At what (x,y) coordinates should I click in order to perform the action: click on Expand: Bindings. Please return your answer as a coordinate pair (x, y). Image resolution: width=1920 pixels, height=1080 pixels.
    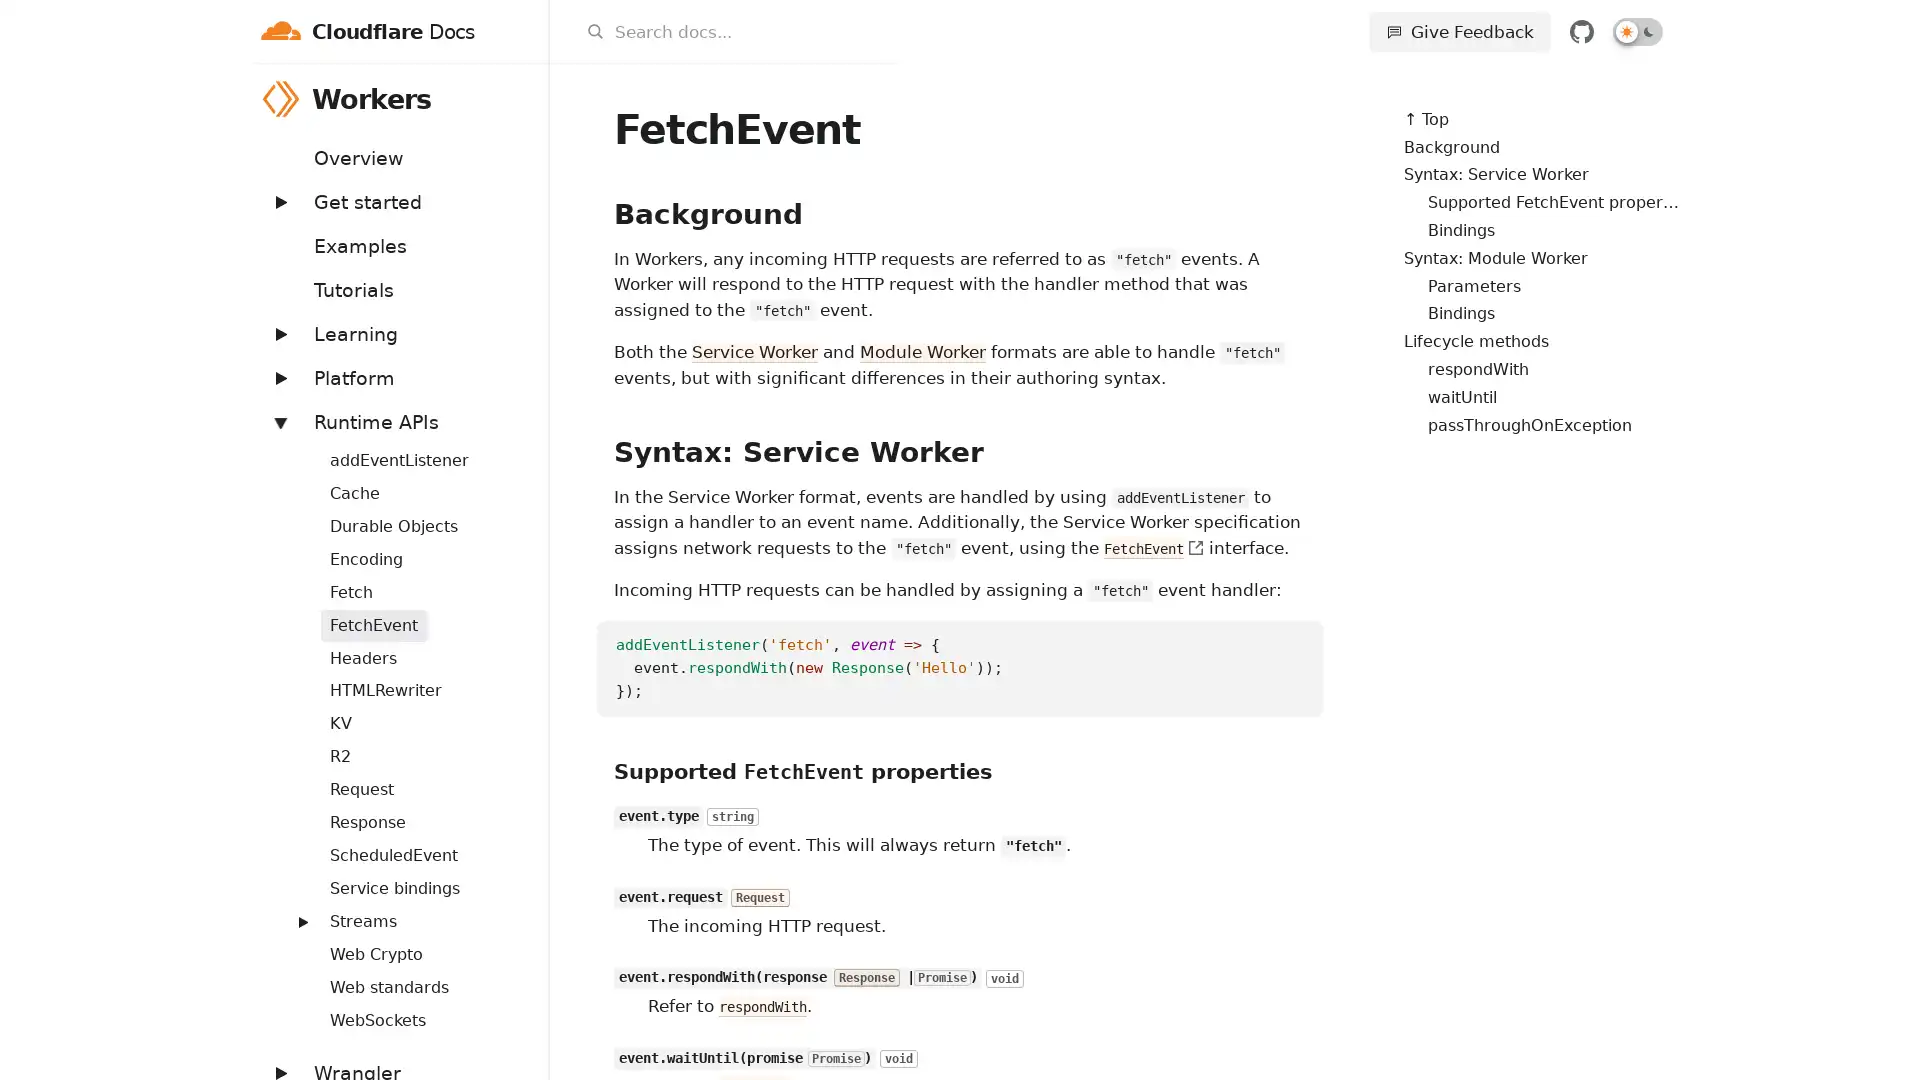
    Looking at the image, I should click on (291, 447).